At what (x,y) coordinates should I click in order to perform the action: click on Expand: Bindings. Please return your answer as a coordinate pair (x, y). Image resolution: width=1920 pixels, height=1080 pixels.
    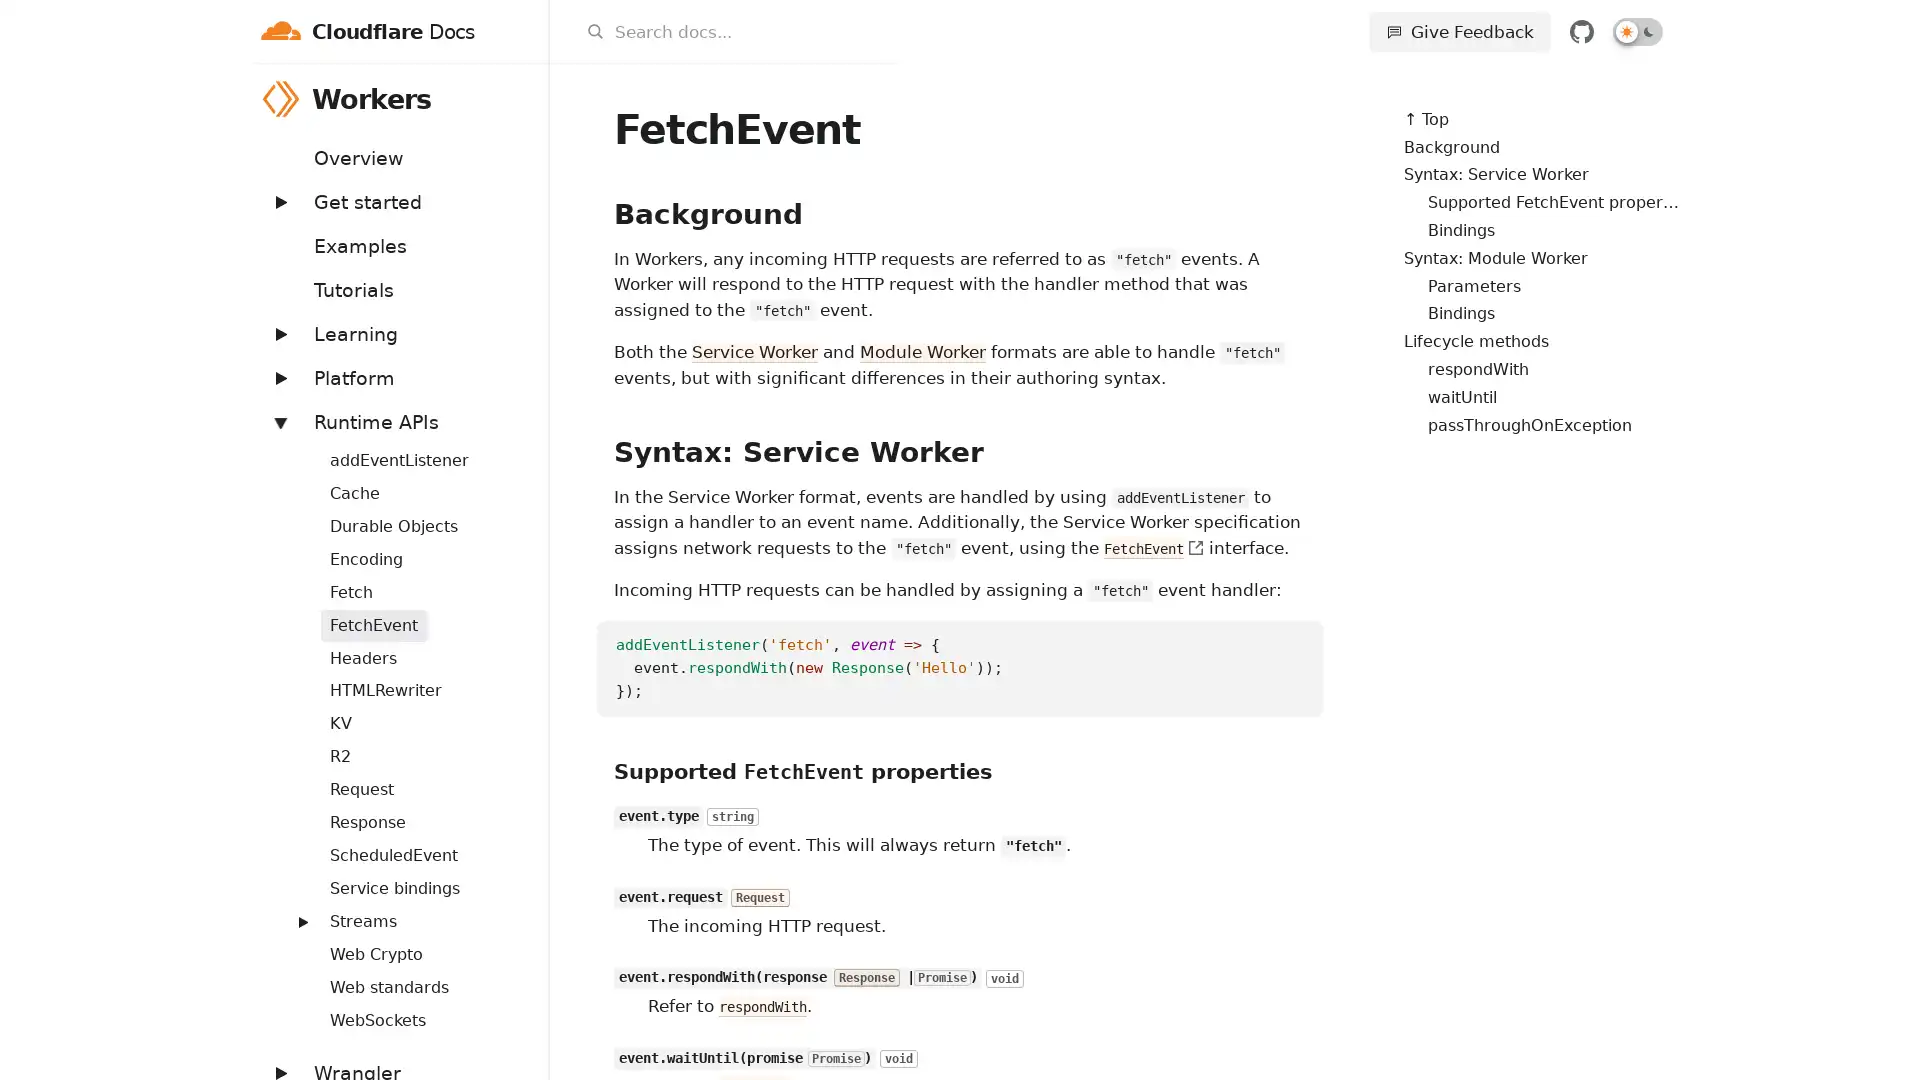
    Looking at the image, I should click on (291, 447).